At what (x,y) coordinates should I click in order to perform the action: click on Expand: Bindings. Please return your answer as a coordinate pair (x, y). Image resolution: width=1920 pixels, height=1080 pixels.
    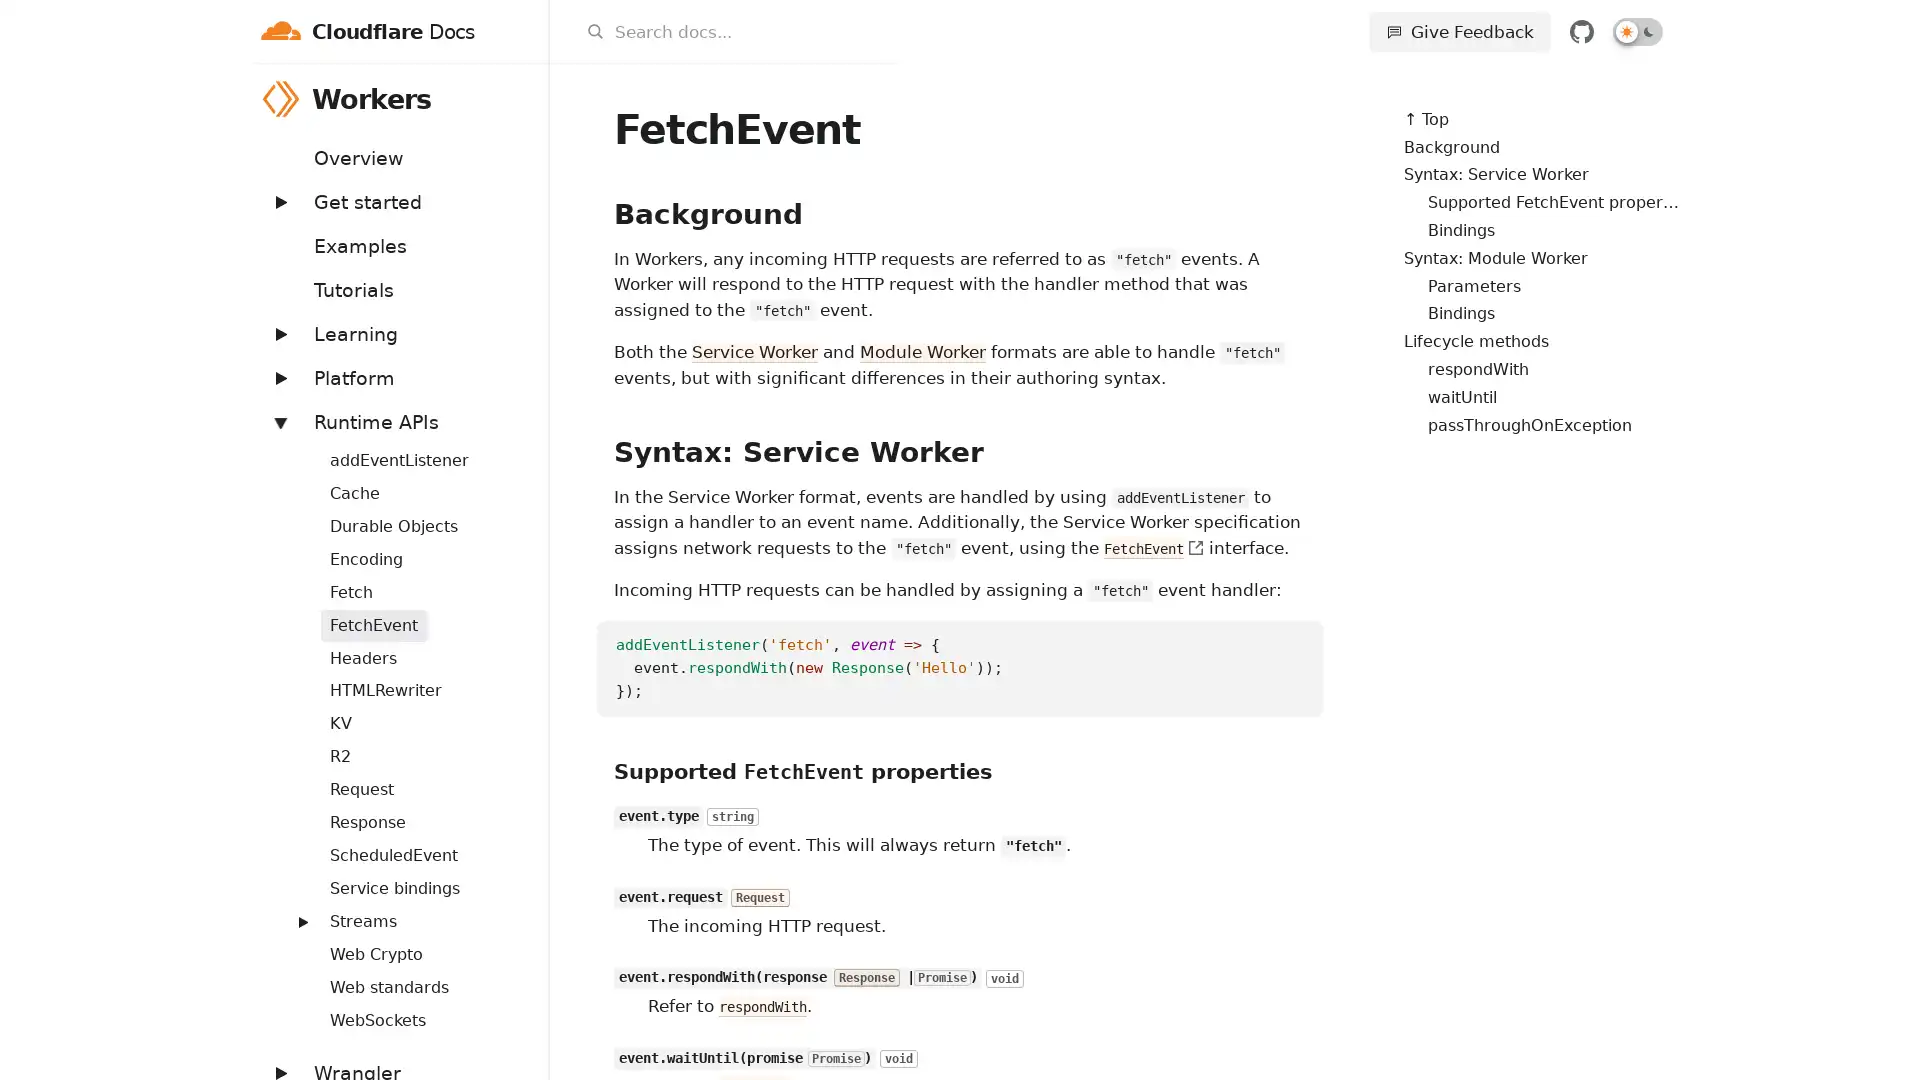
    Looking at the image, I should click on (291, 447).